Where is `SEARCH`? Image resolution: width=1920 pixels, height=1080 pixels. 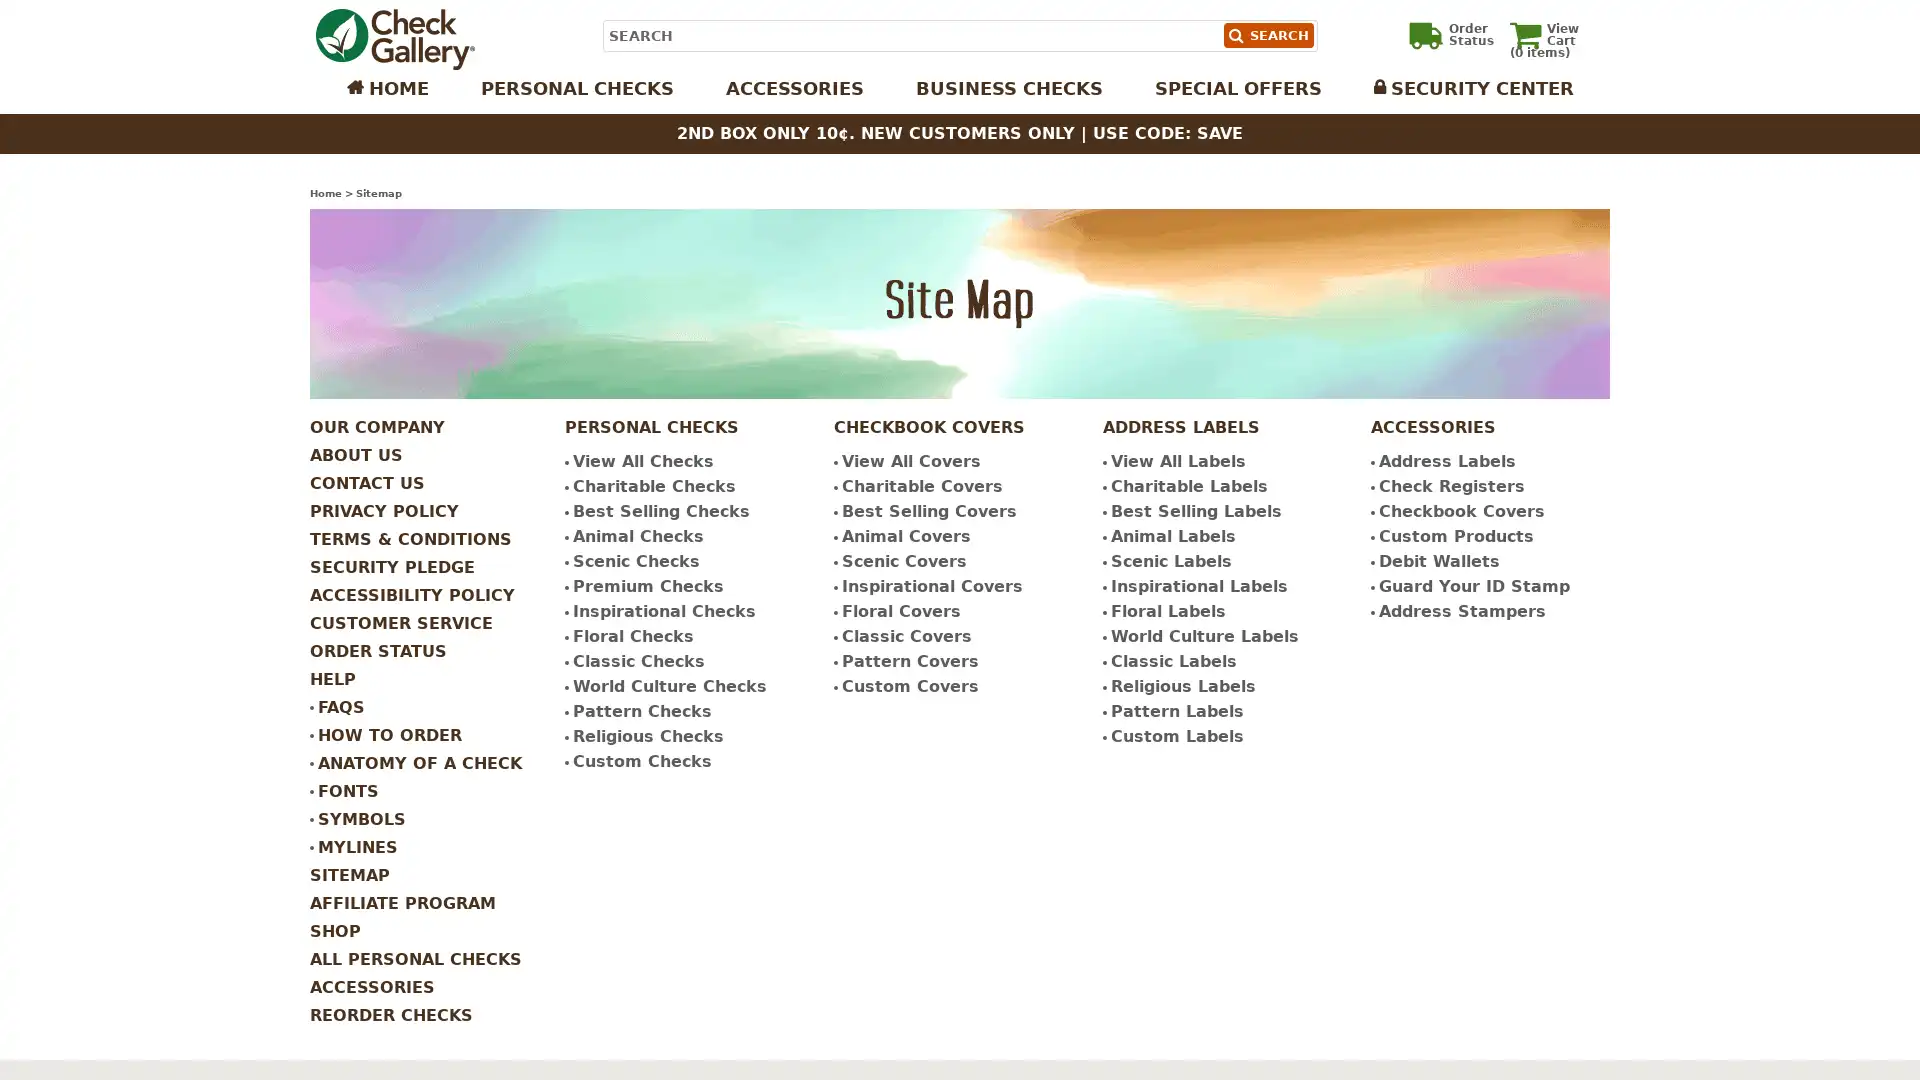 SEARCH is located at coordinates (1266, 35).